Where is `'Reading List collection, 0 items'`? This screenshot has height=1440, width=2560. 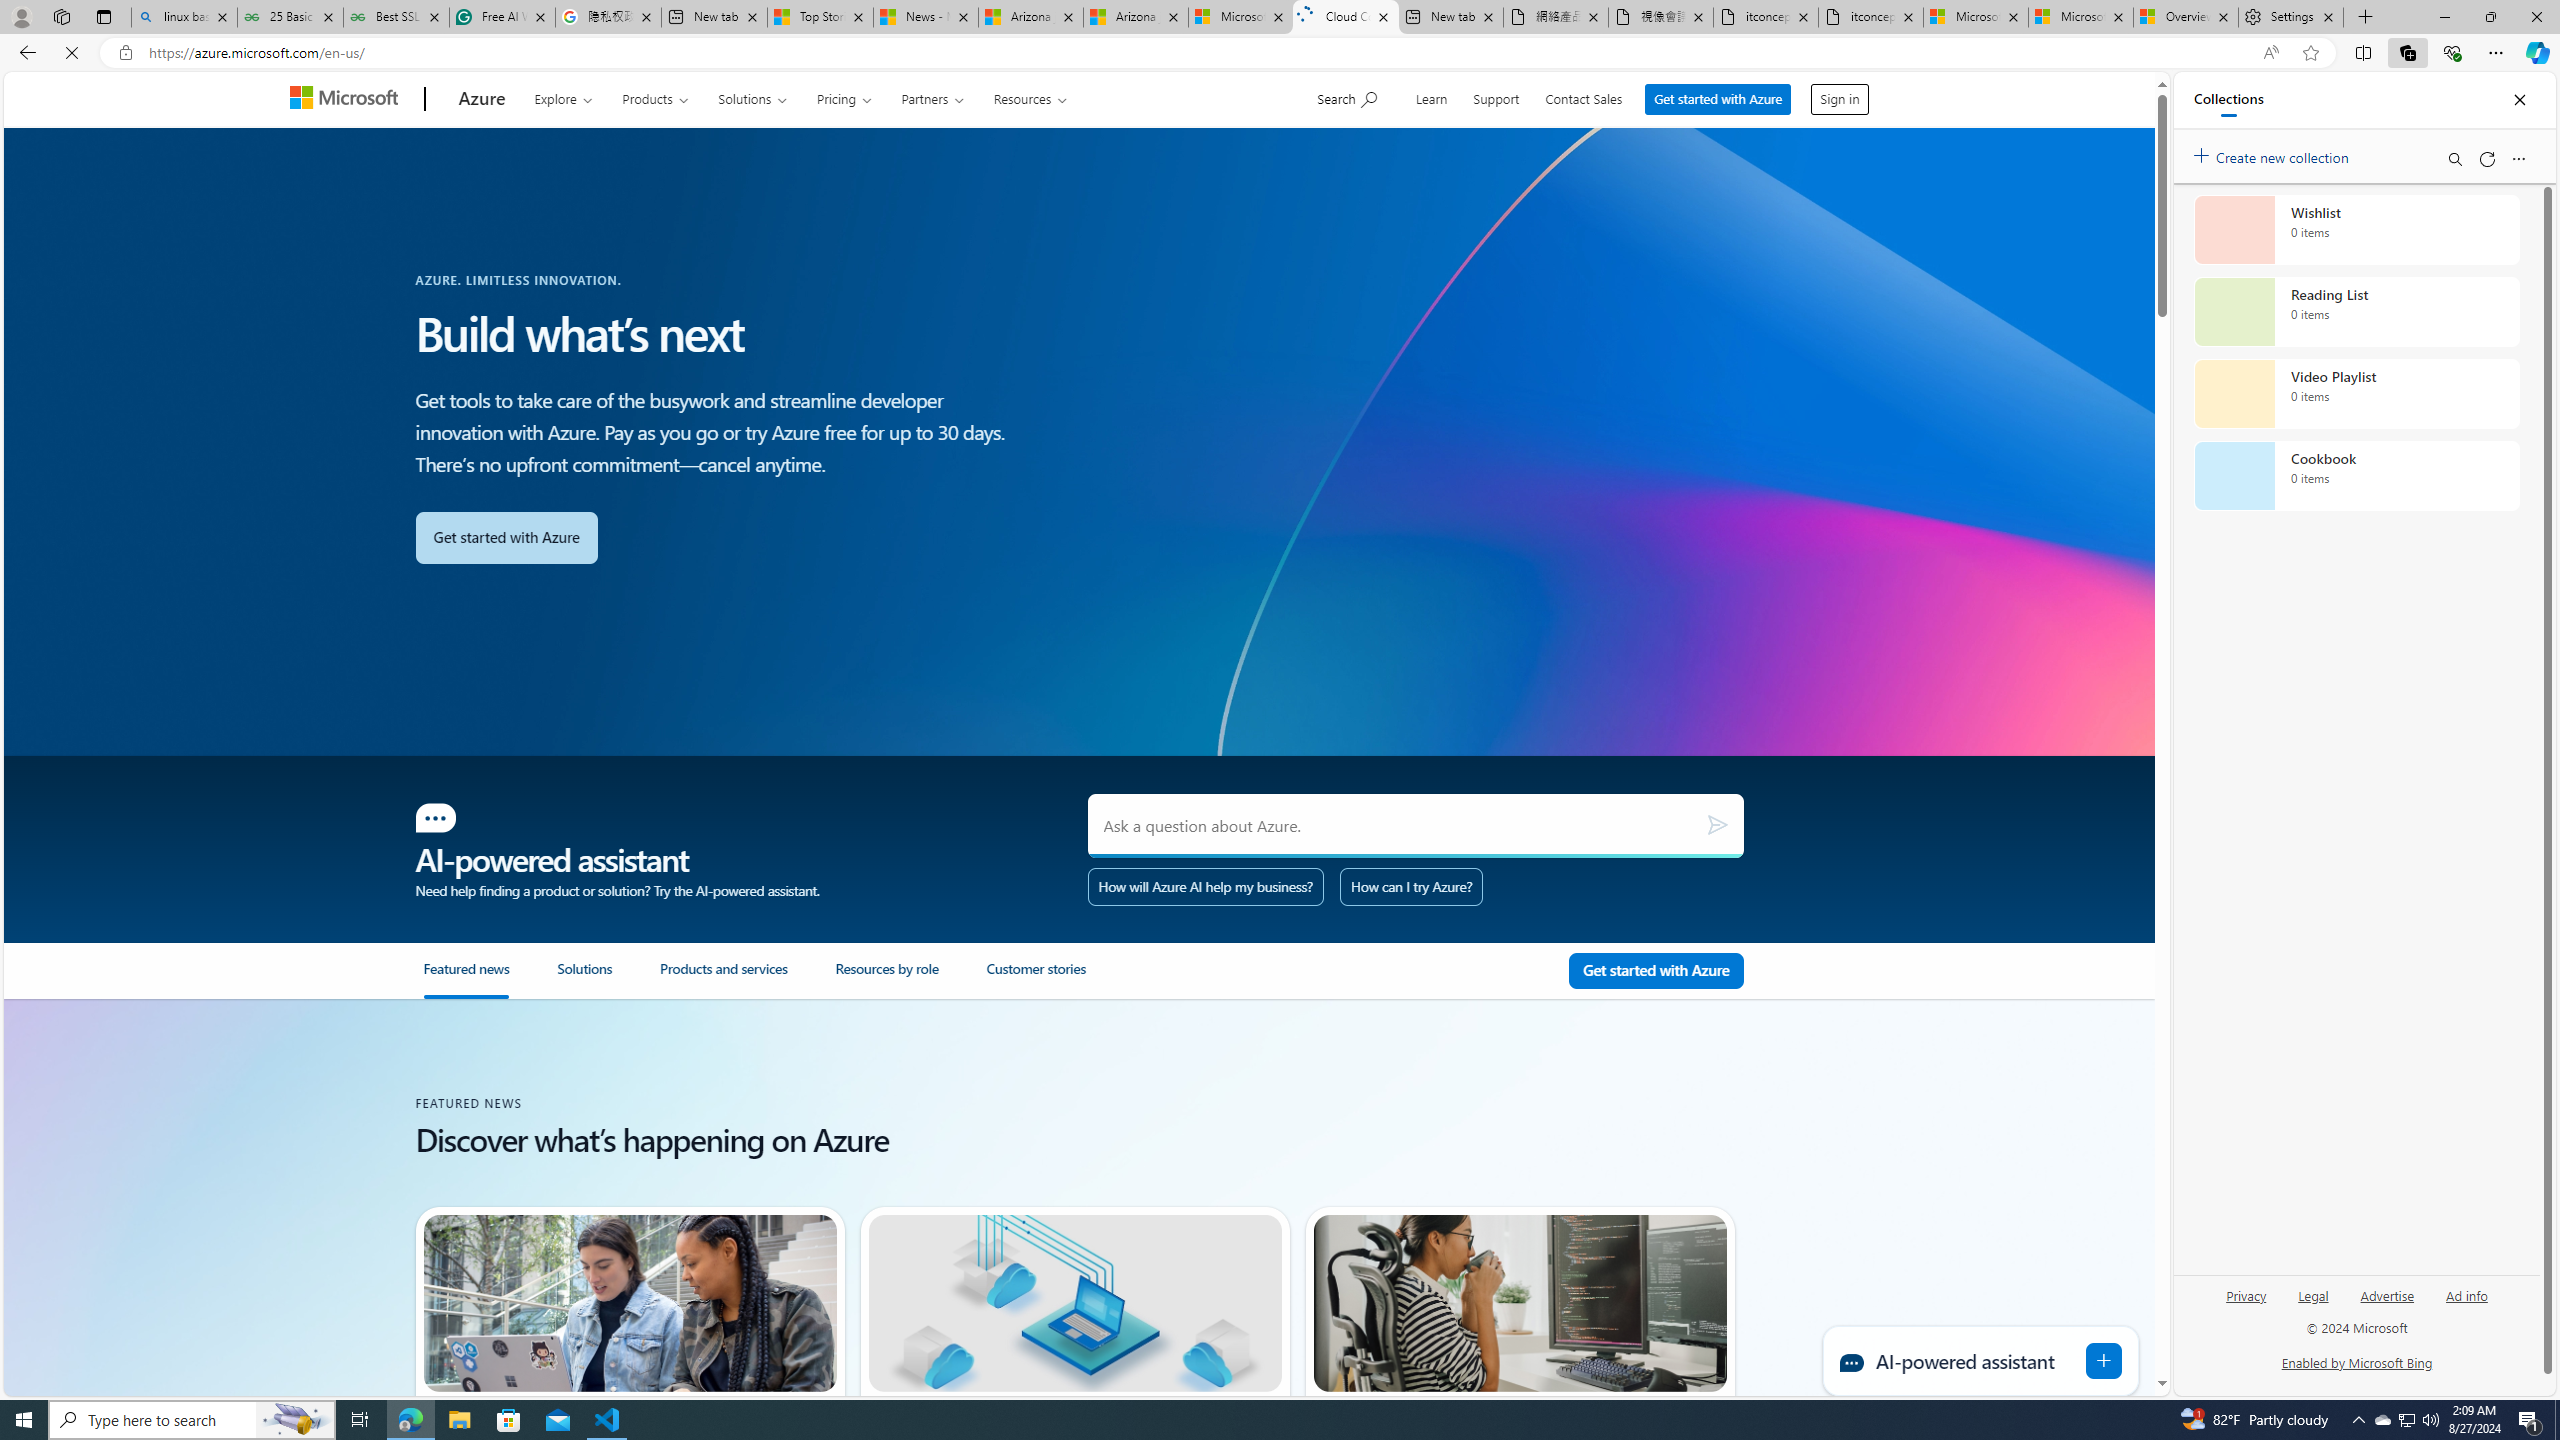 'Reading List collection, 0 items' is located at coordinates (2356, 310).